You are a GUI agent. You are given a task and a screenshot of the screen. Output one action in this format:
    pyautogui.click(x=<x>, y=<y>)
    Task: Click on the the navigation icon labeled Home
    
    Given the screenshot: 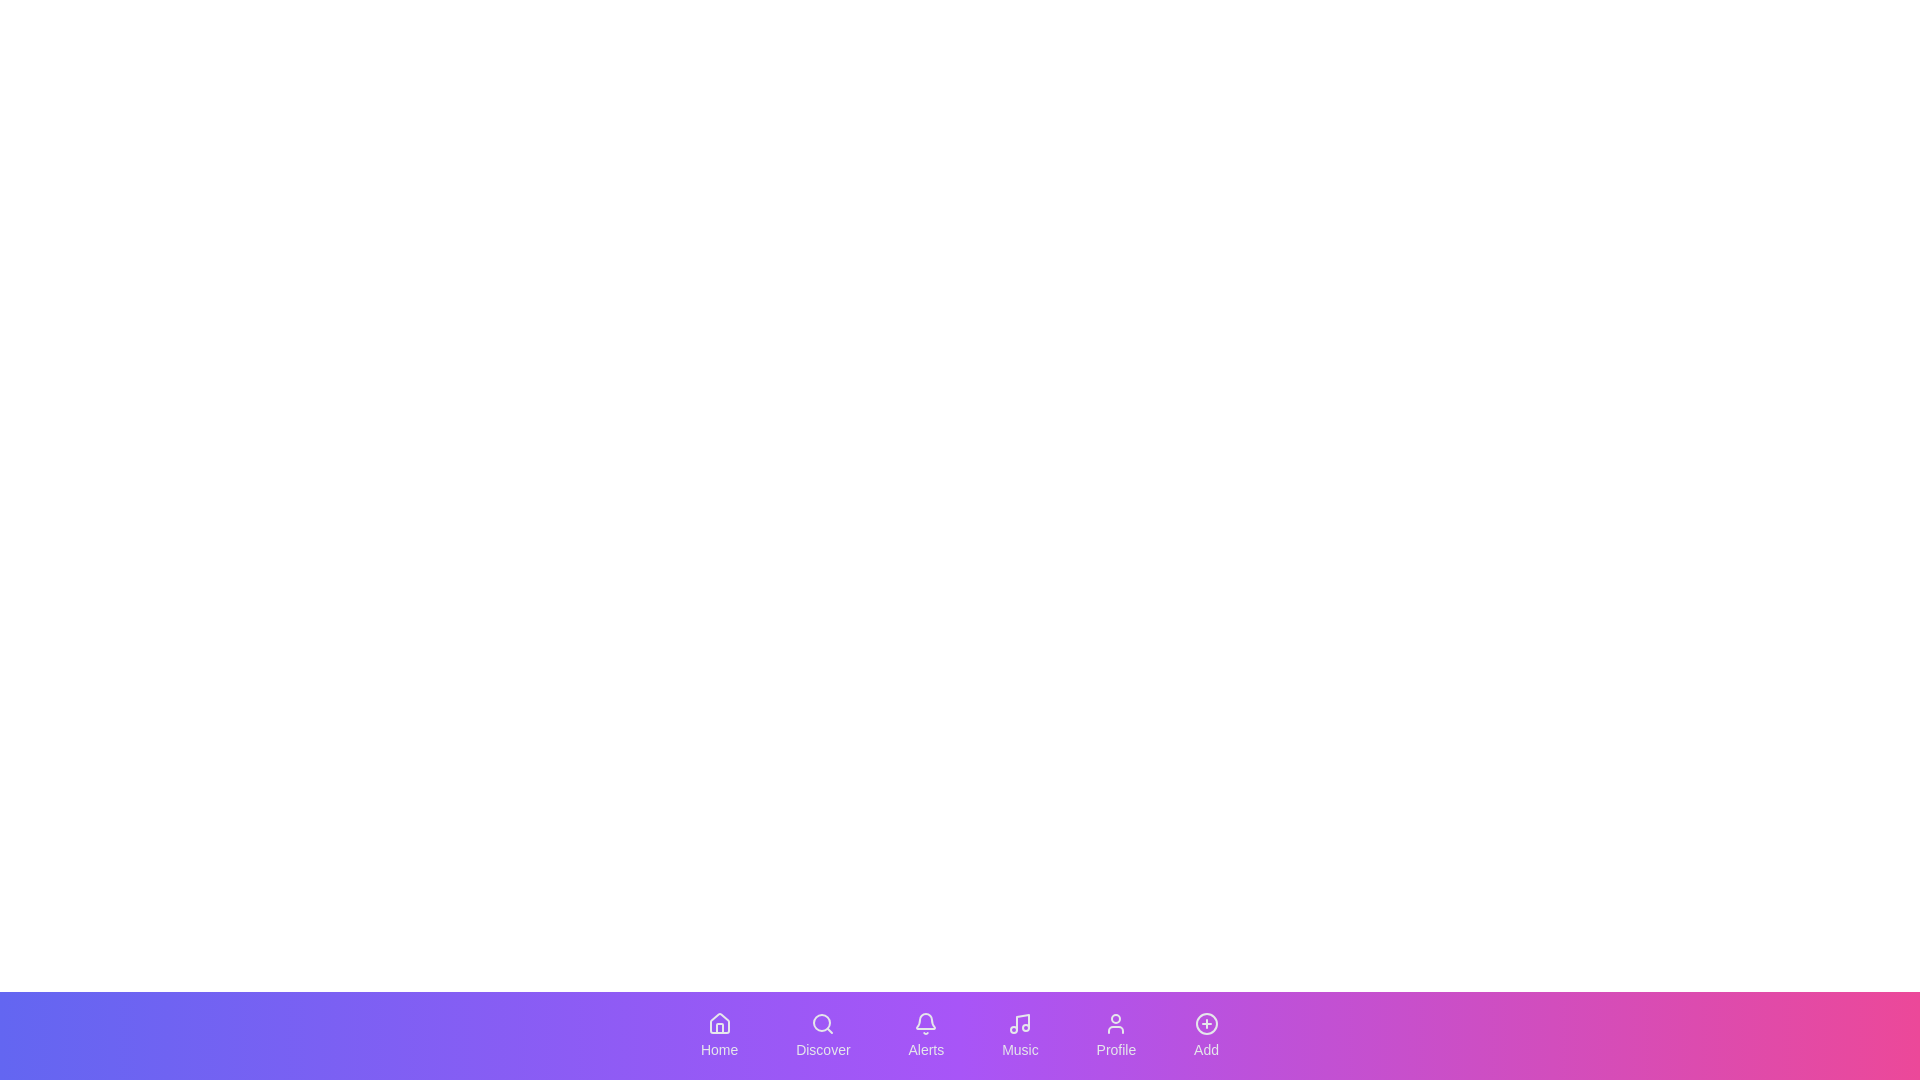 What is the action you would take?
    pyautogui.click(x=719, y=1035)
    